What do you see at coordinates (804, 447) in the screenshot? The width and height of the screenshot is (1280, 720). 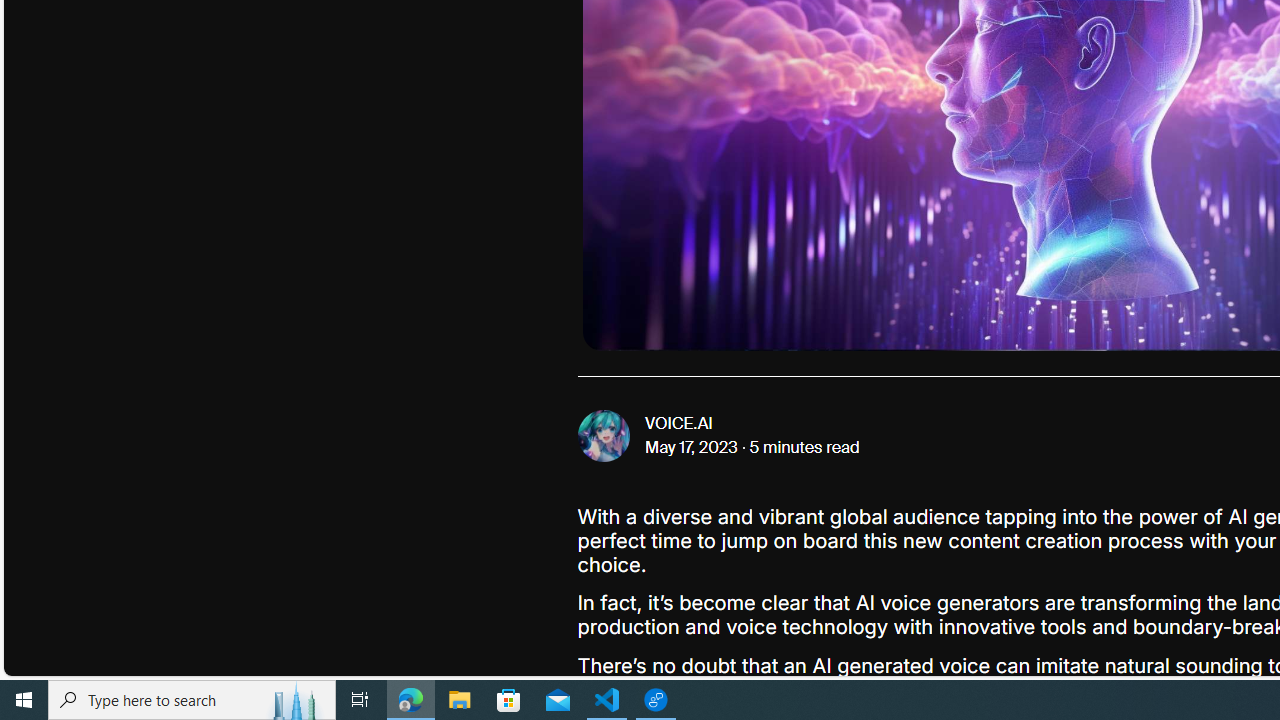 I see `'5 minutes read'` at bounding box center [804, 447].